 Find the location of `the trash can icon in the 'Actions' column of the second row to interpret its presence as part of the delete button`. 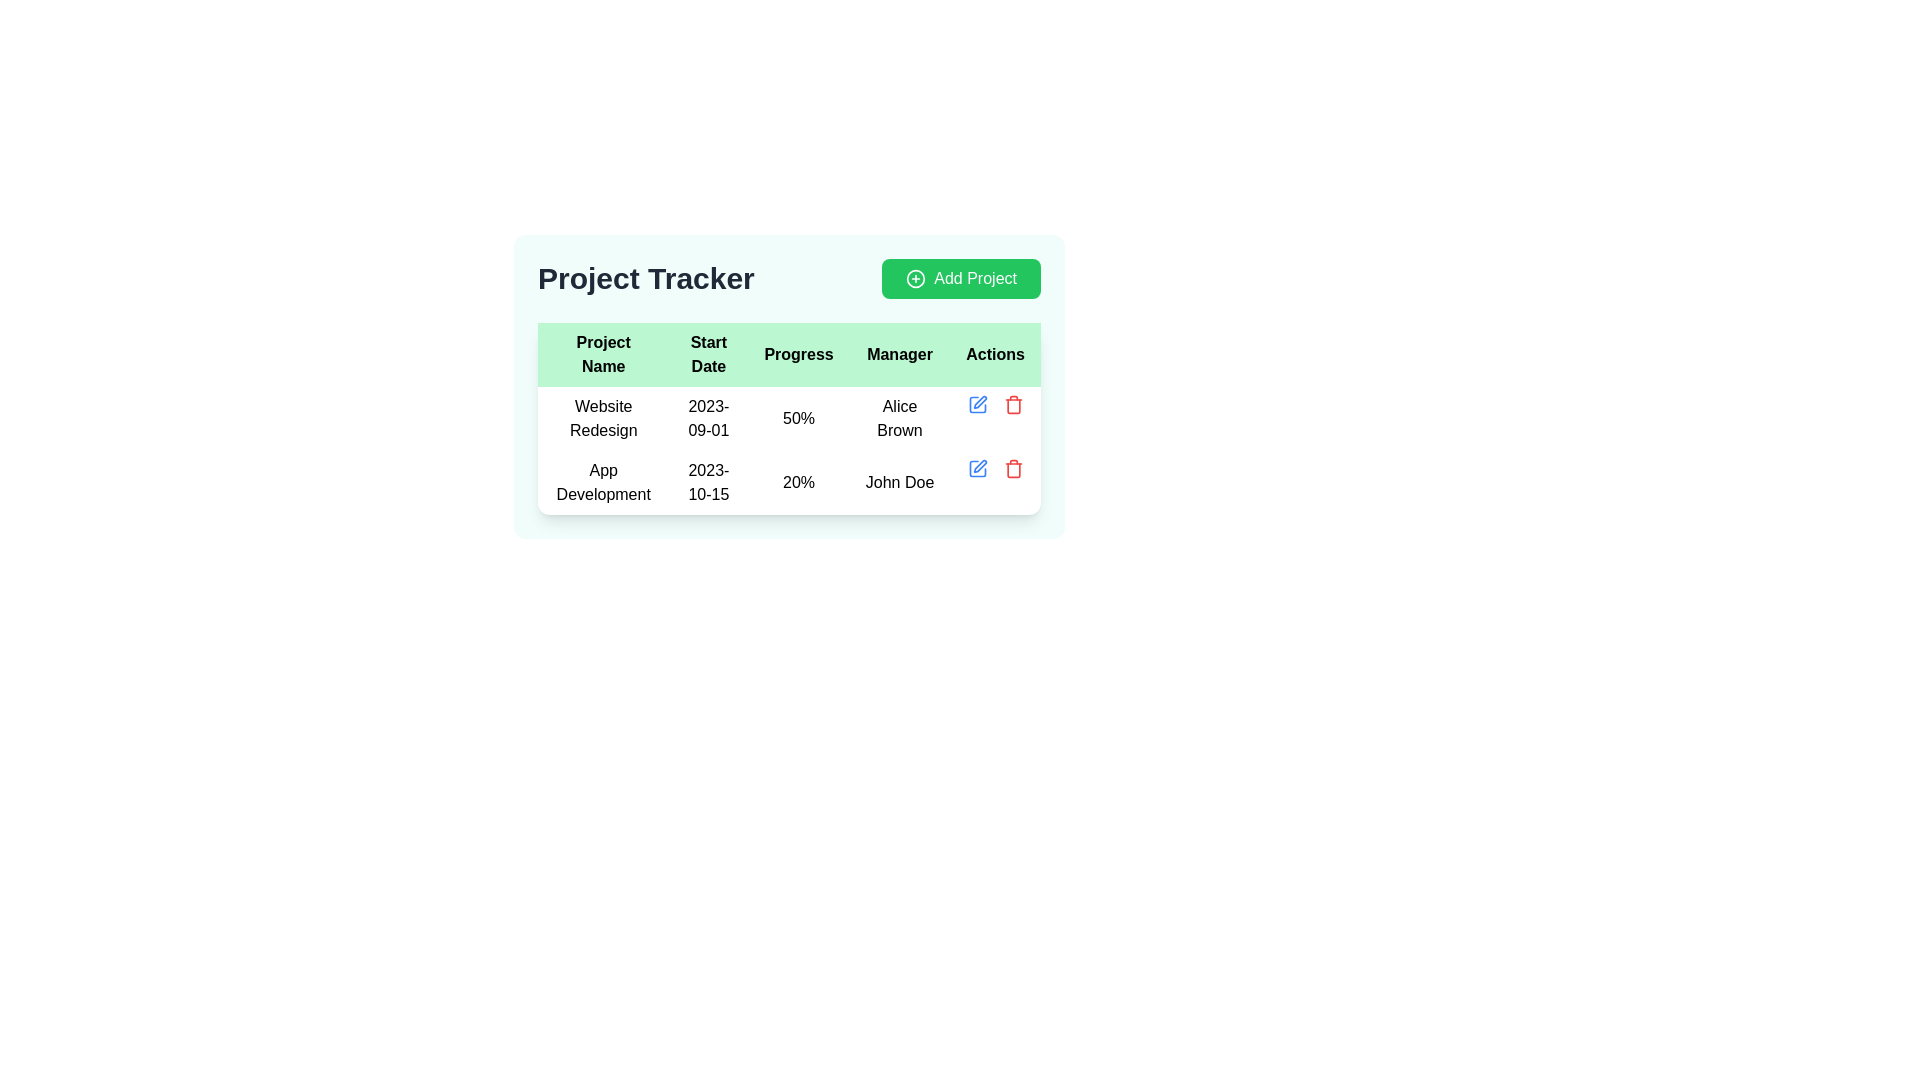

the trash can icon in the 'Actions' column of the second row to interpret its presence as part of the delete button is located at coordinates (1013, 470).